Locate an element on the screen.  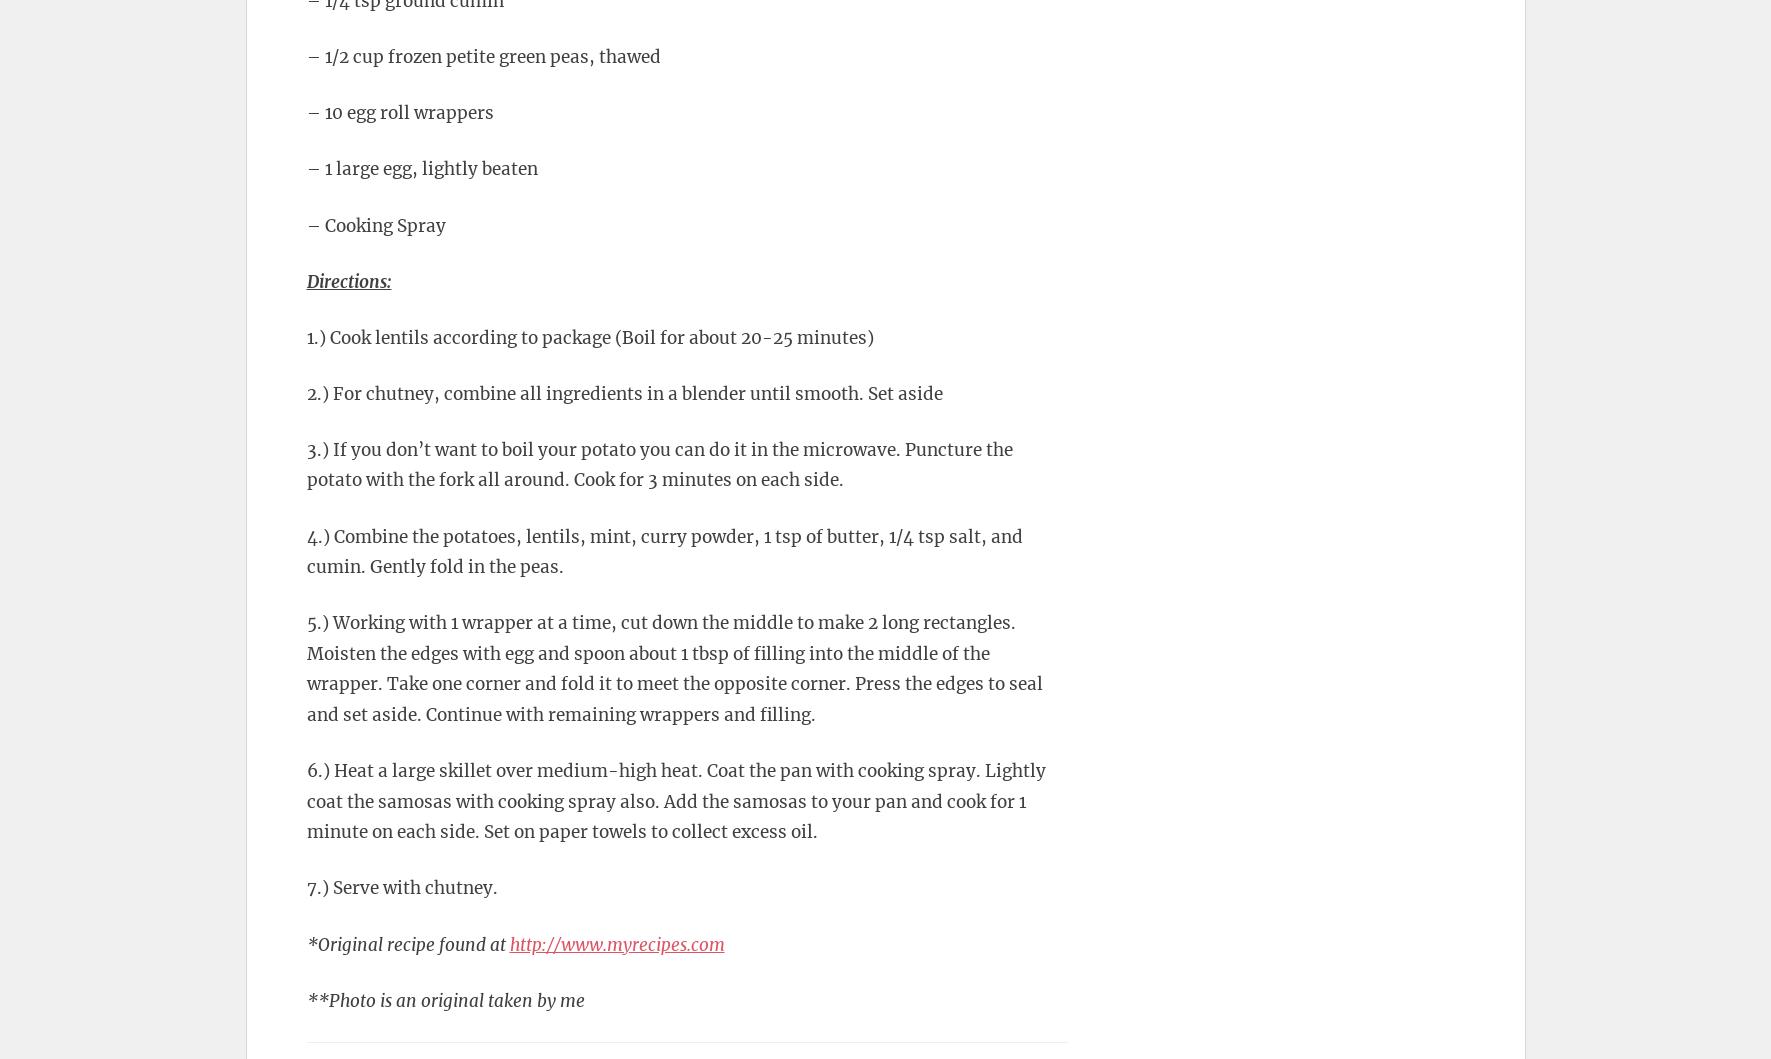
'7.) Serve with chutney.' is located at coordinates (305, 887).